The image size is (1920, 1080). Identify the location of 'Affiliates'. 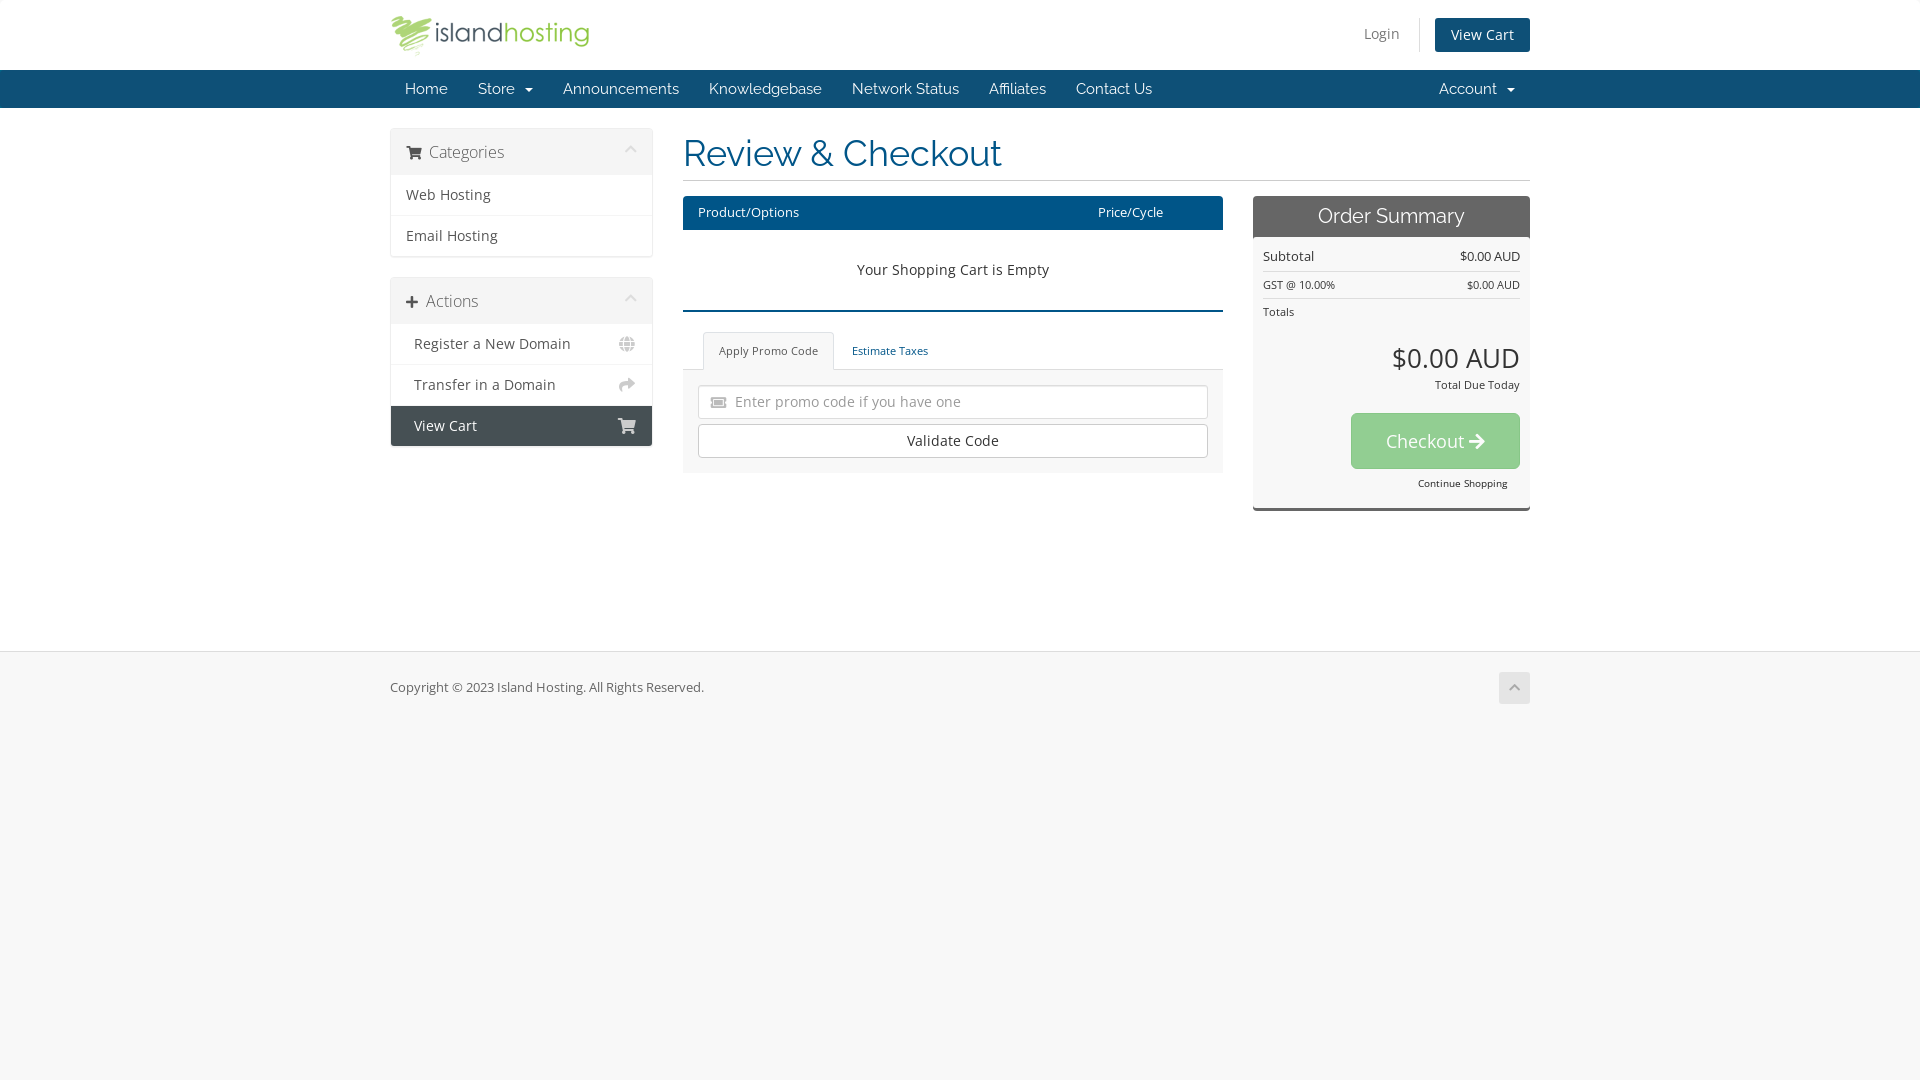
(1017, 87).